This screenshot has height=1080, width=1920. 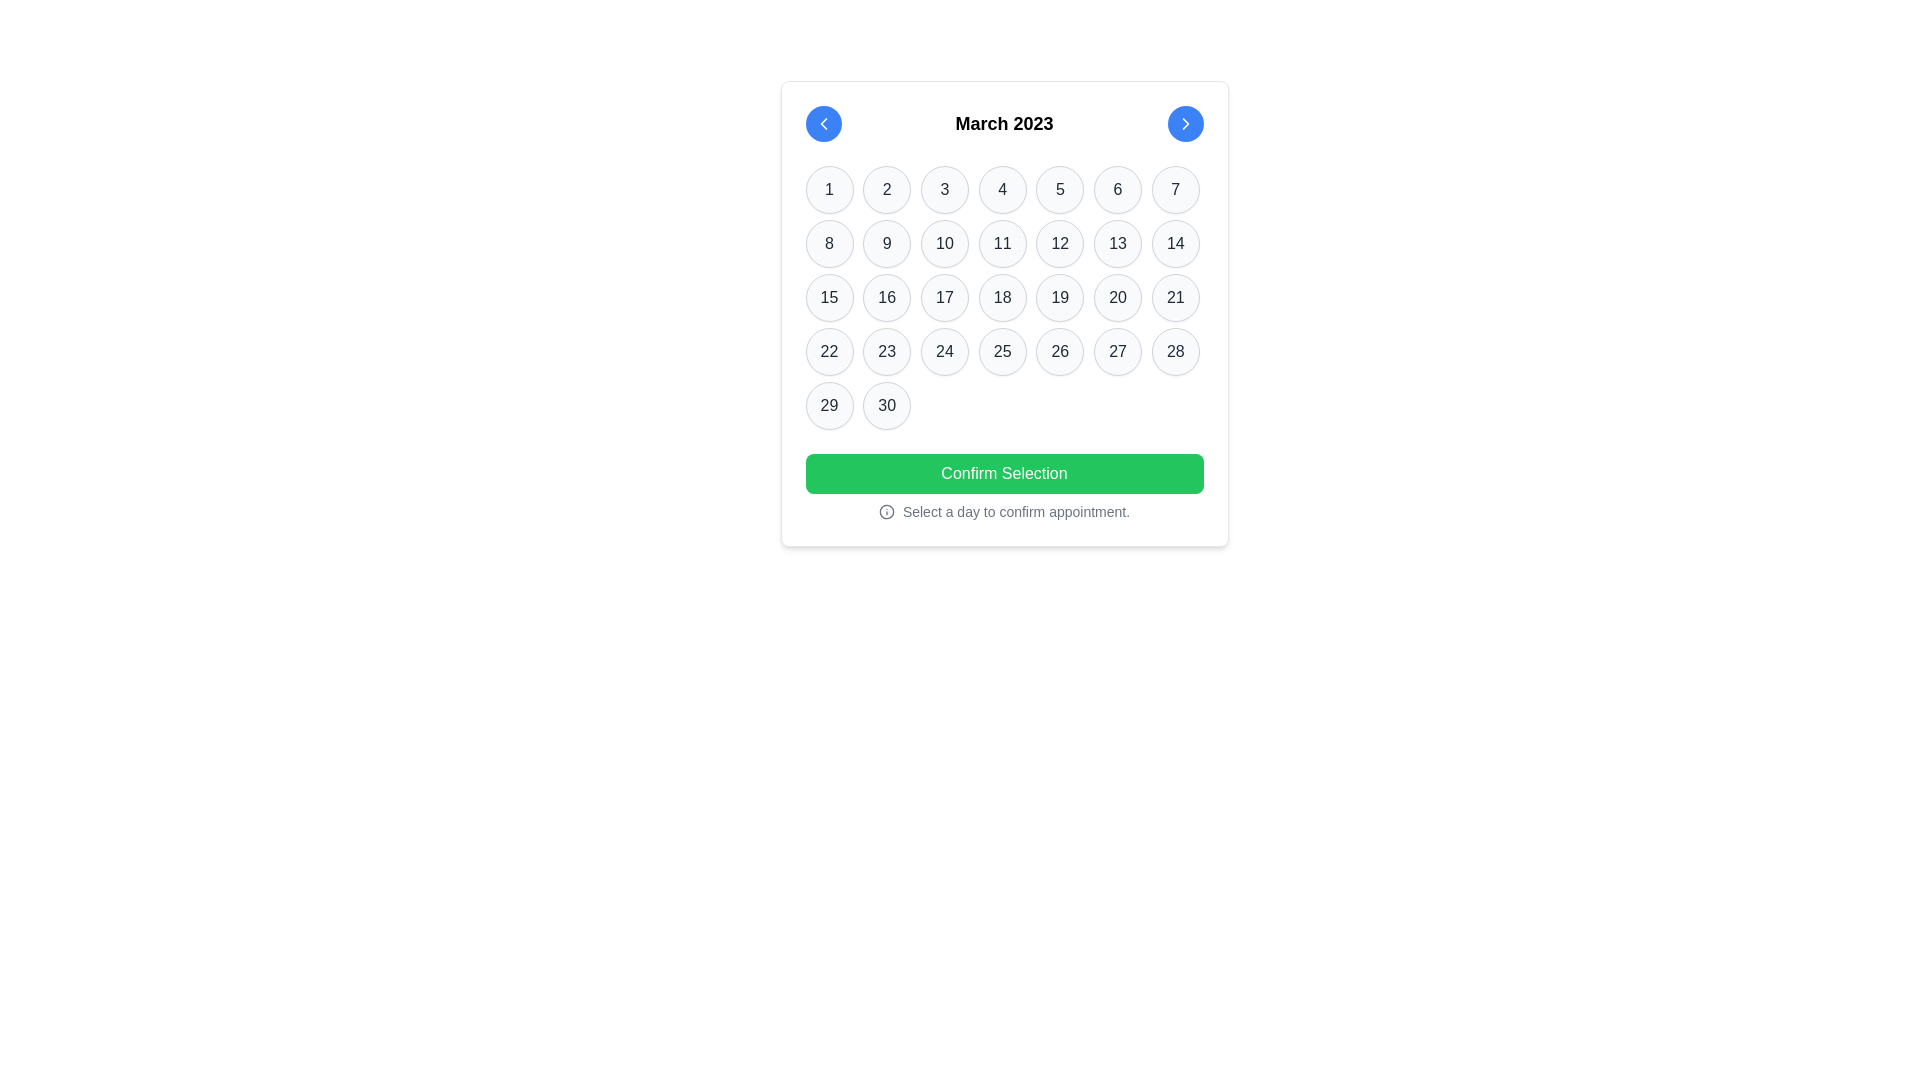 I want to click on the button that represents the date '23' in the calendar grid for user interaction via keyboard, so click(x=886, y=350).